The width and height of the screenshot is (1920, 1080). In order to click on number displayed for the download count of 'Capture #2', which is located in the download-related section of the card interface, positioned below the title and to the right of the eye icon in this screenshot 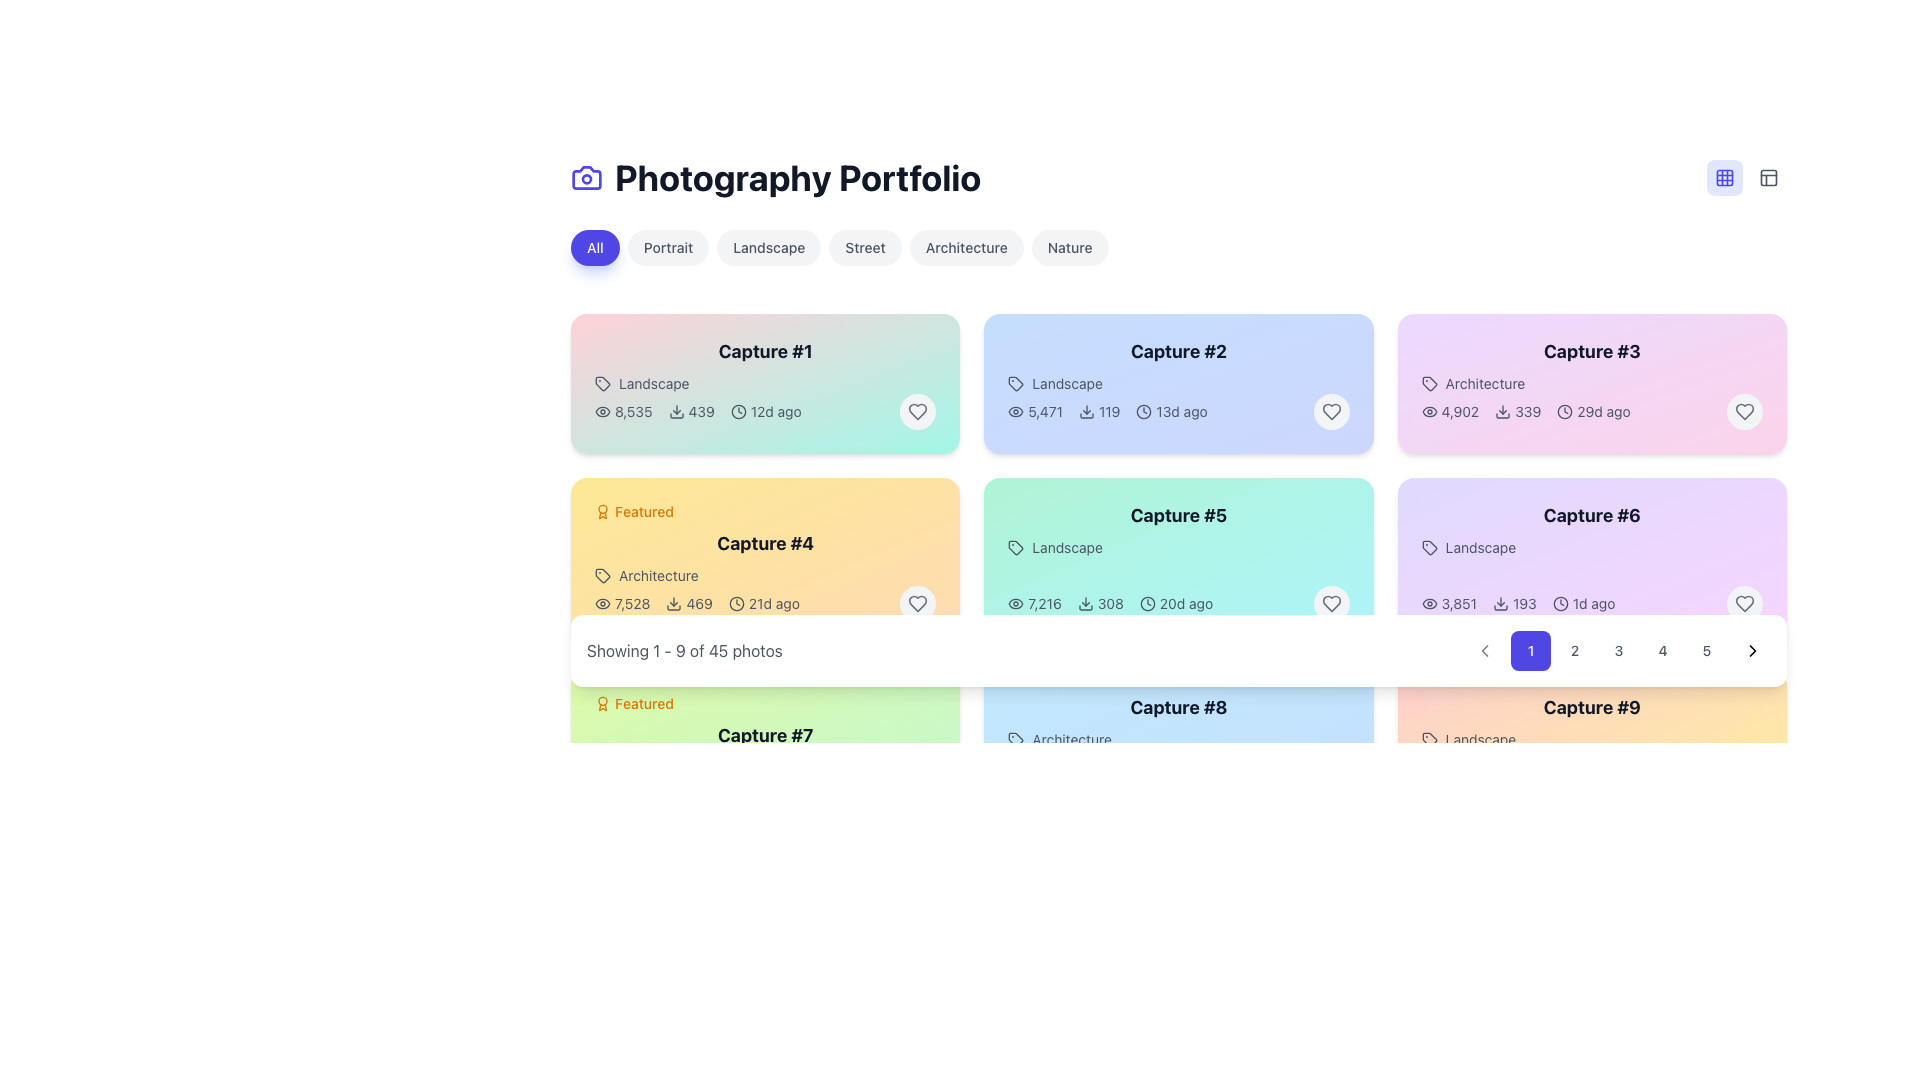, I will do `click(1098, 411)`.